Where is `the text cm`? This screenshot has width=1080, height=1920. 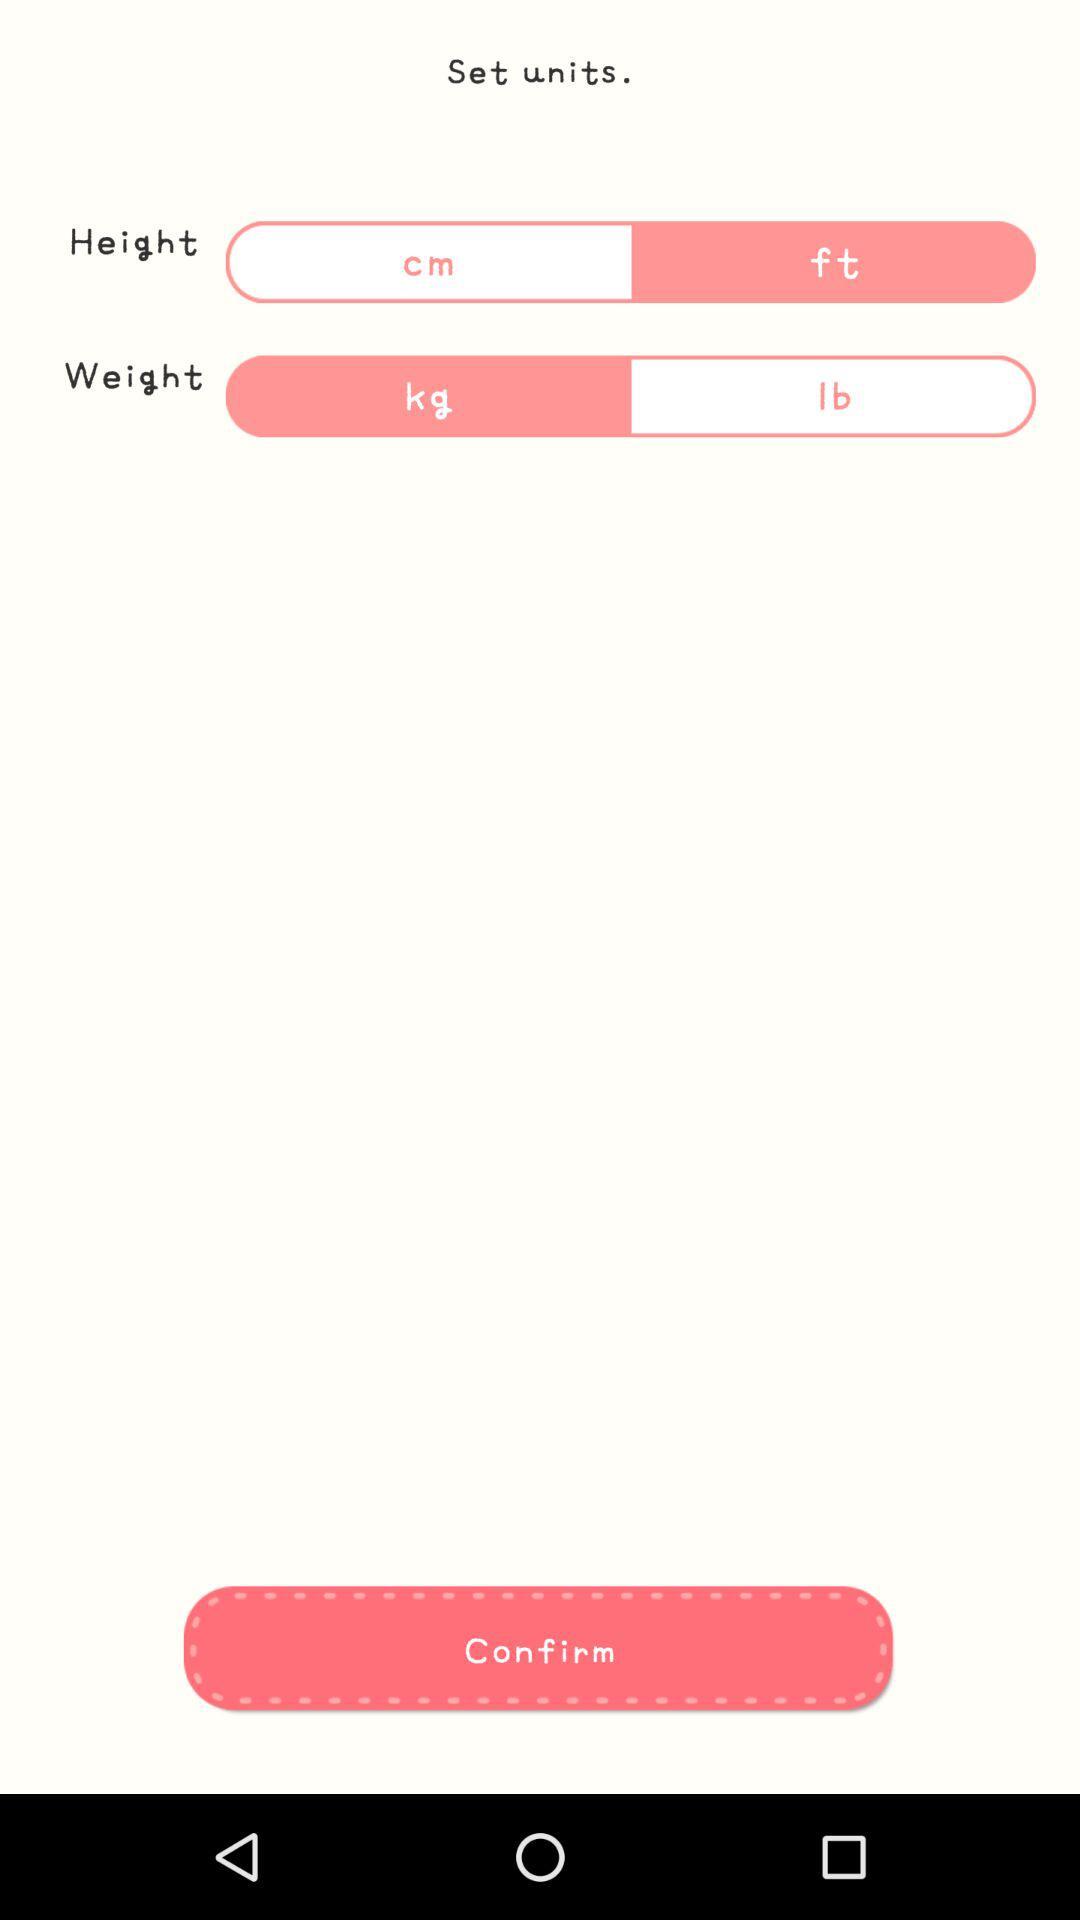
the text cm is located at coordinates (427, 261).